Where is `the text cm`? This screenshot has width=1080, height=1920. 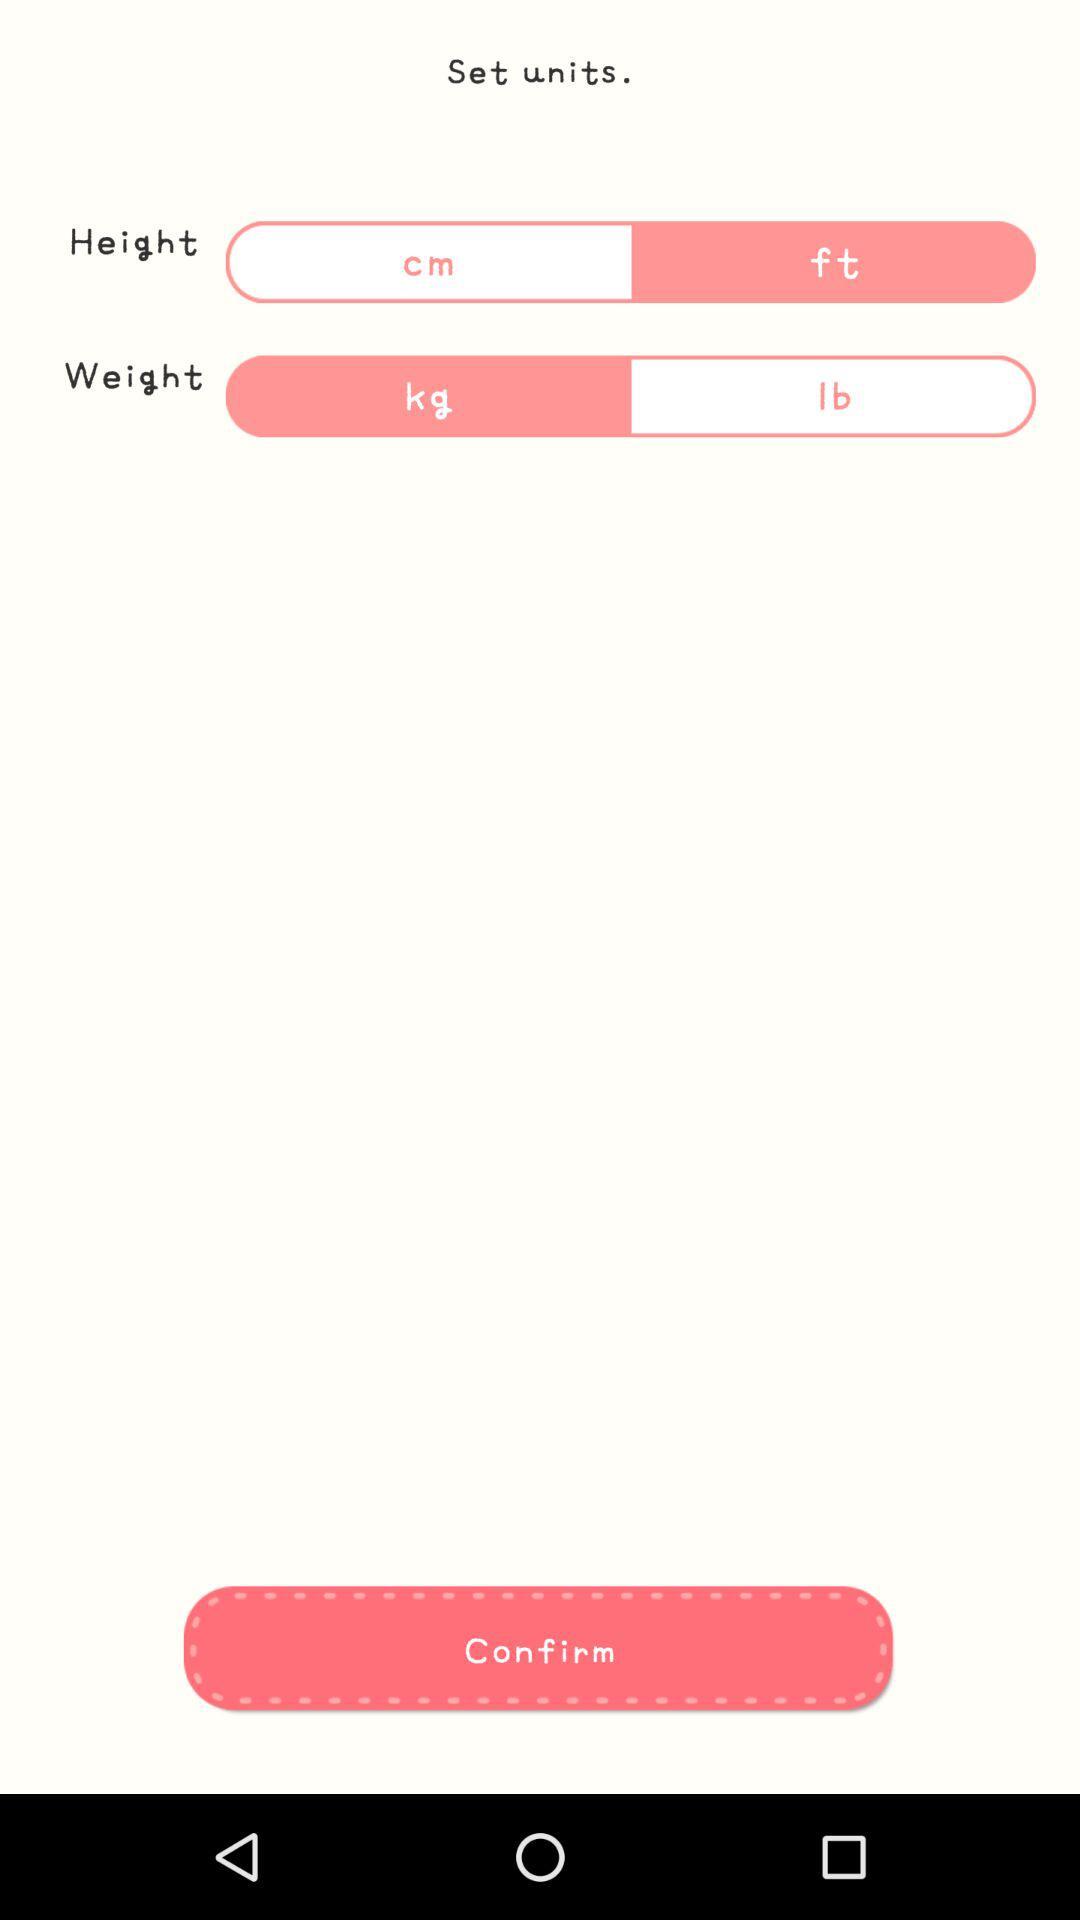
the text cm is located at coordinates (427, 261).